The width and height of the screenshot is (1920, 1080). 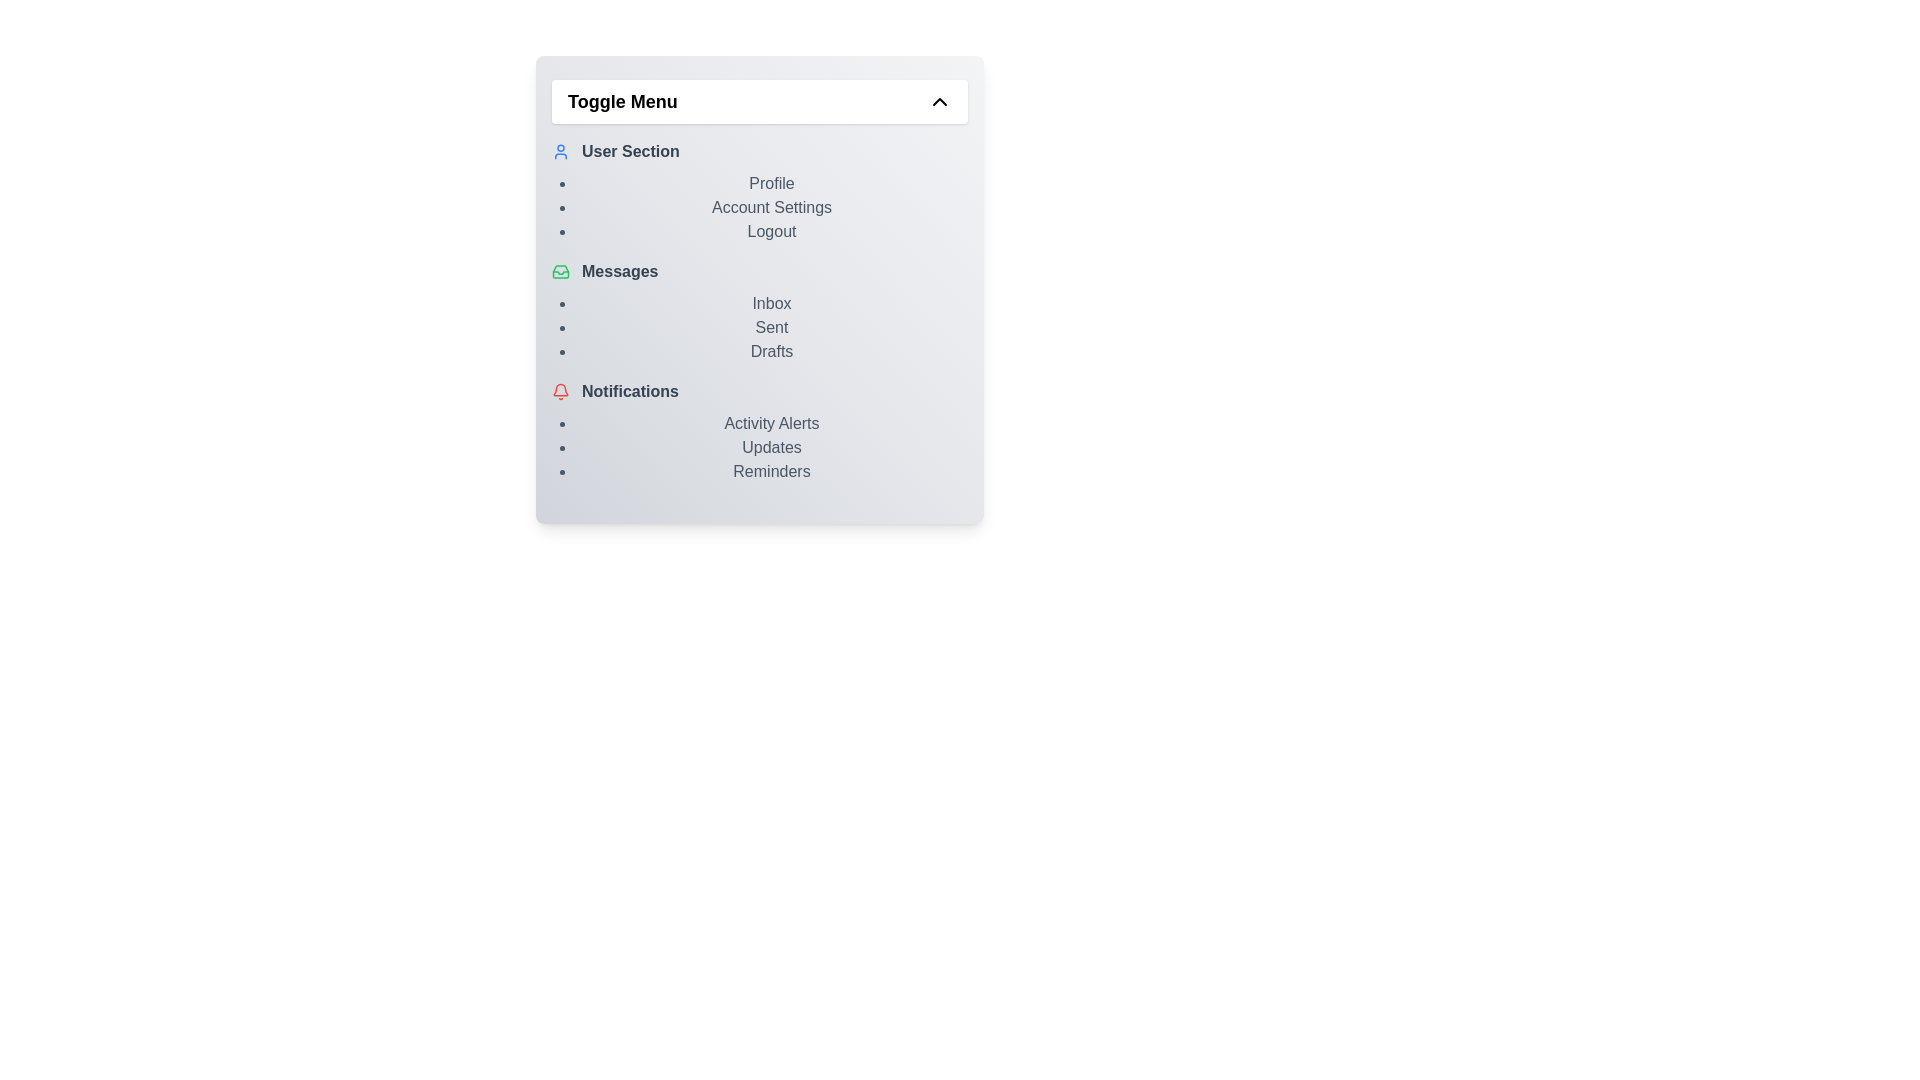 I want to click on the icon next to the section title User Section, so click(x=560, y=150).